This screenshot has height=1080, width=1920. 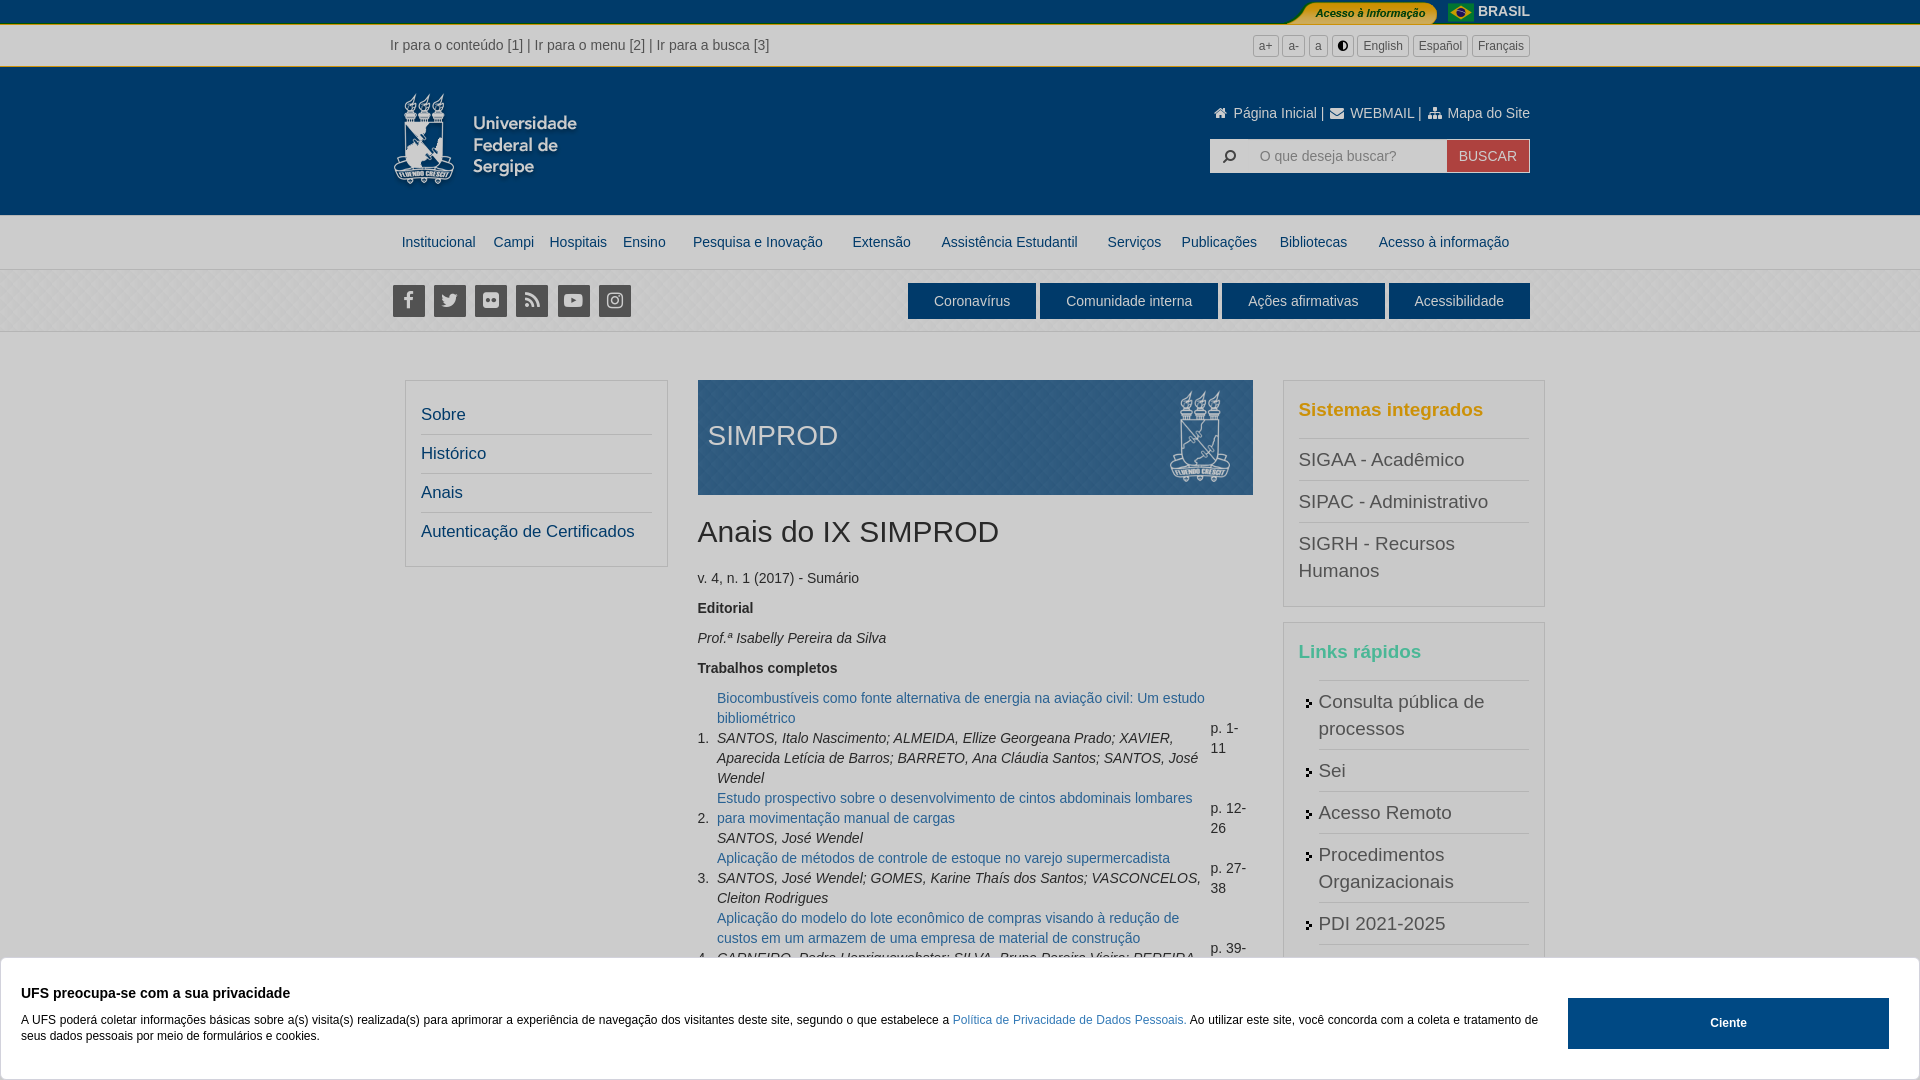 What do you see at coordinates (1391, 500) in the screenshot?
I see `'SIPAC - Administrativo'` at bounding box center [1391, 500].